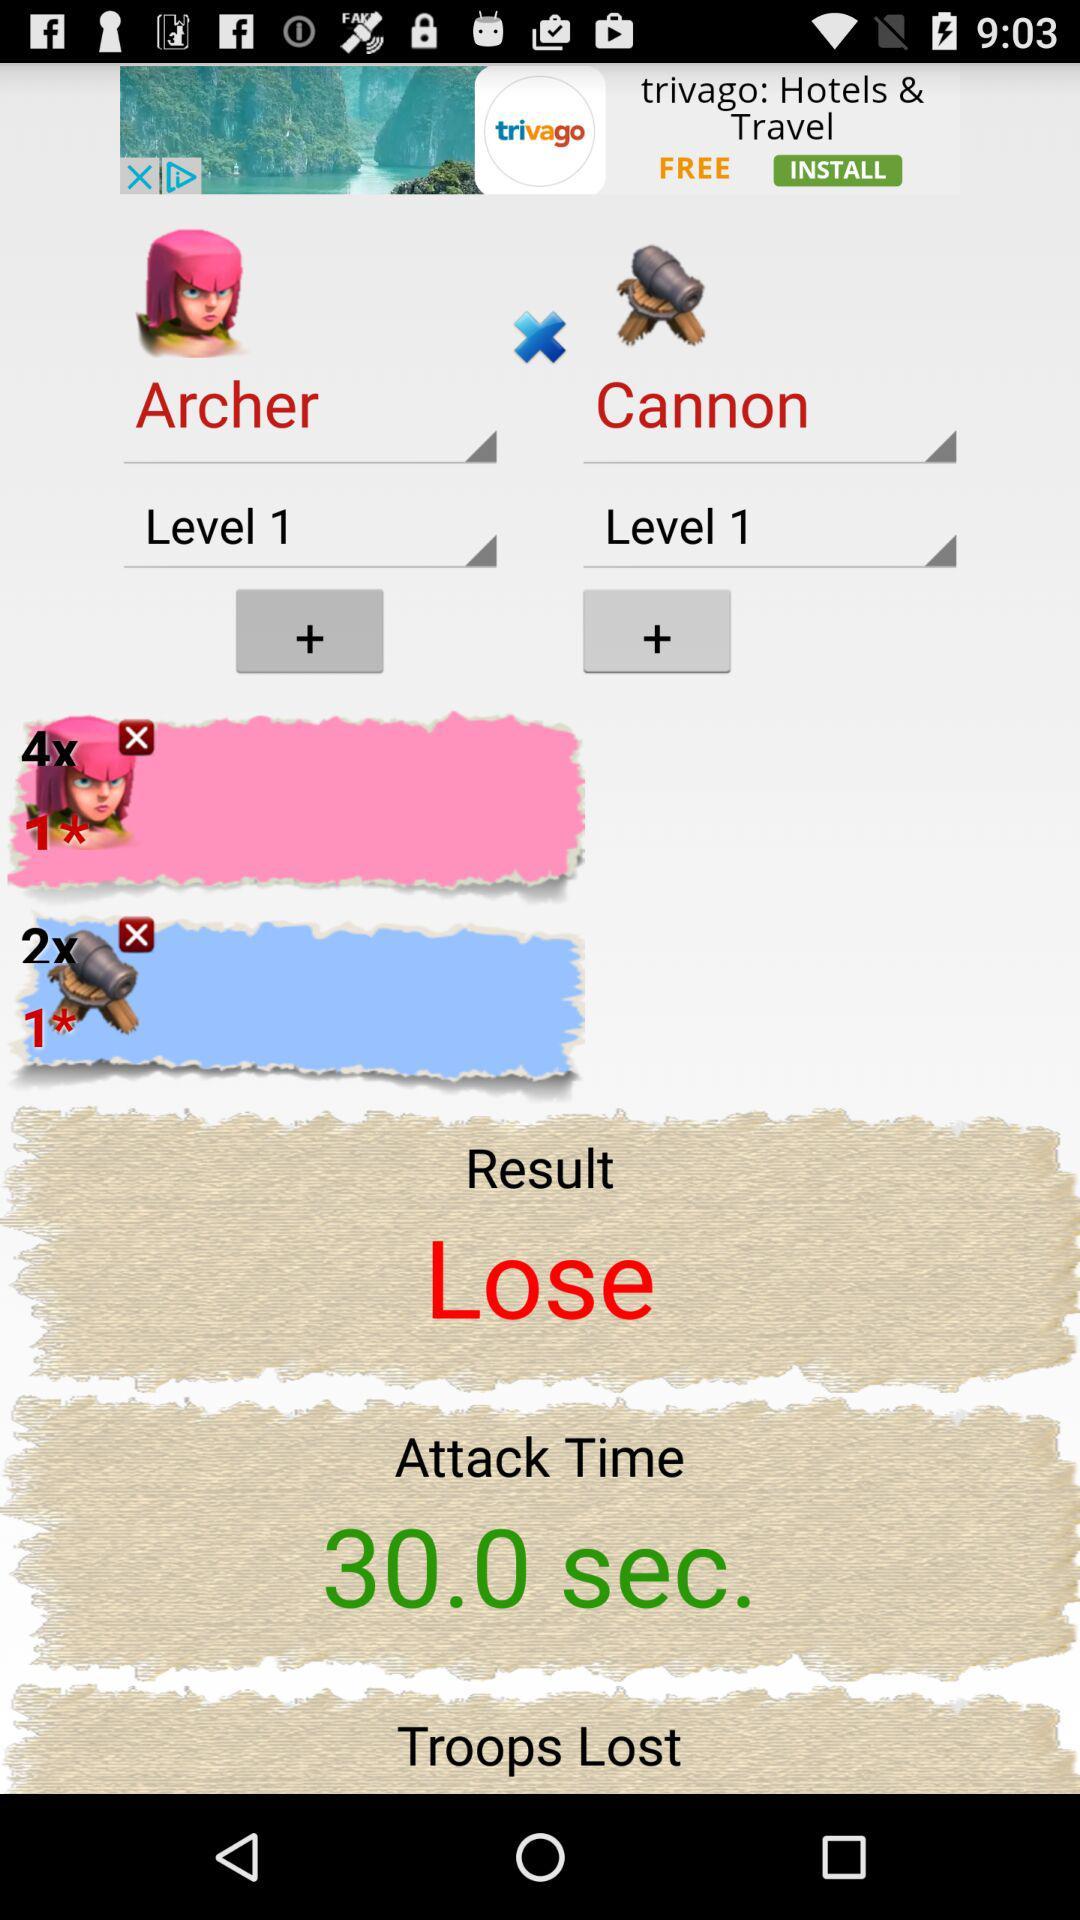 The height and width of the screenshot is (1920, 1080). What do you see at coordinates (540, 127) in the screenshot?
I see `click advertisement` at bounding box center [540, 127].